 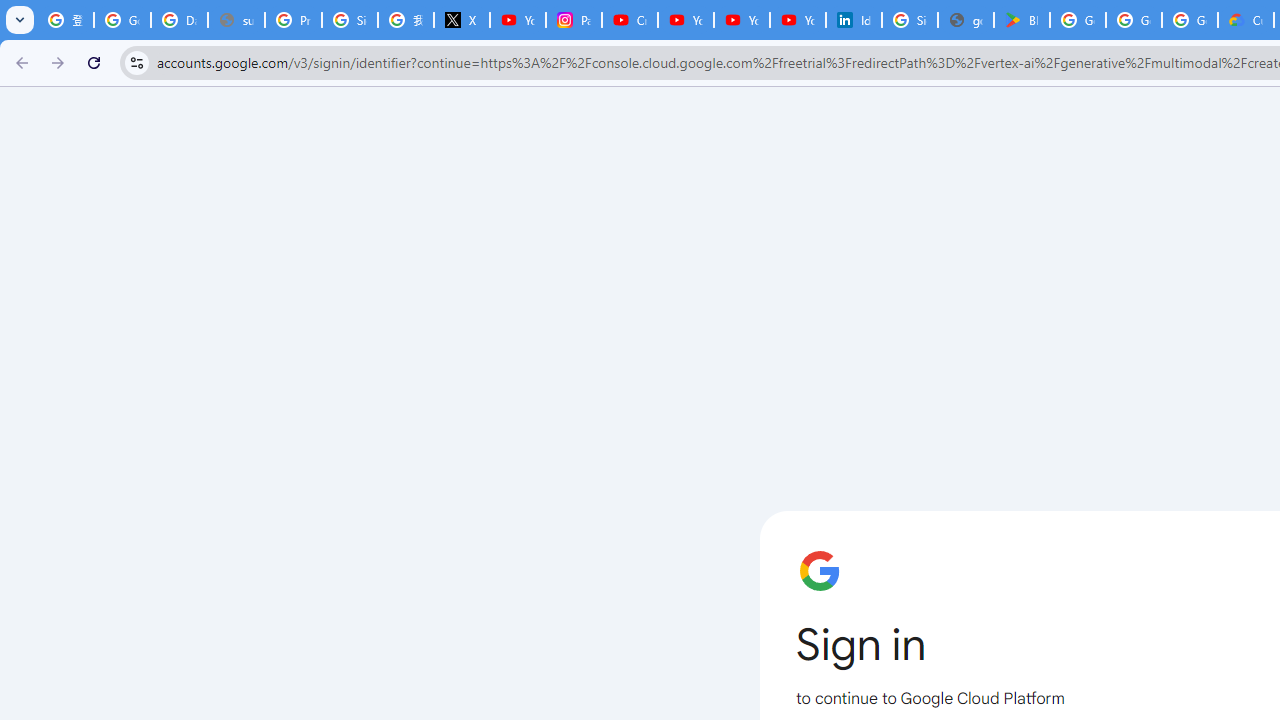 What do you see at coordinates (461, 20) in the screenshot?
I see `'X'` at bounding box center [461, 20].